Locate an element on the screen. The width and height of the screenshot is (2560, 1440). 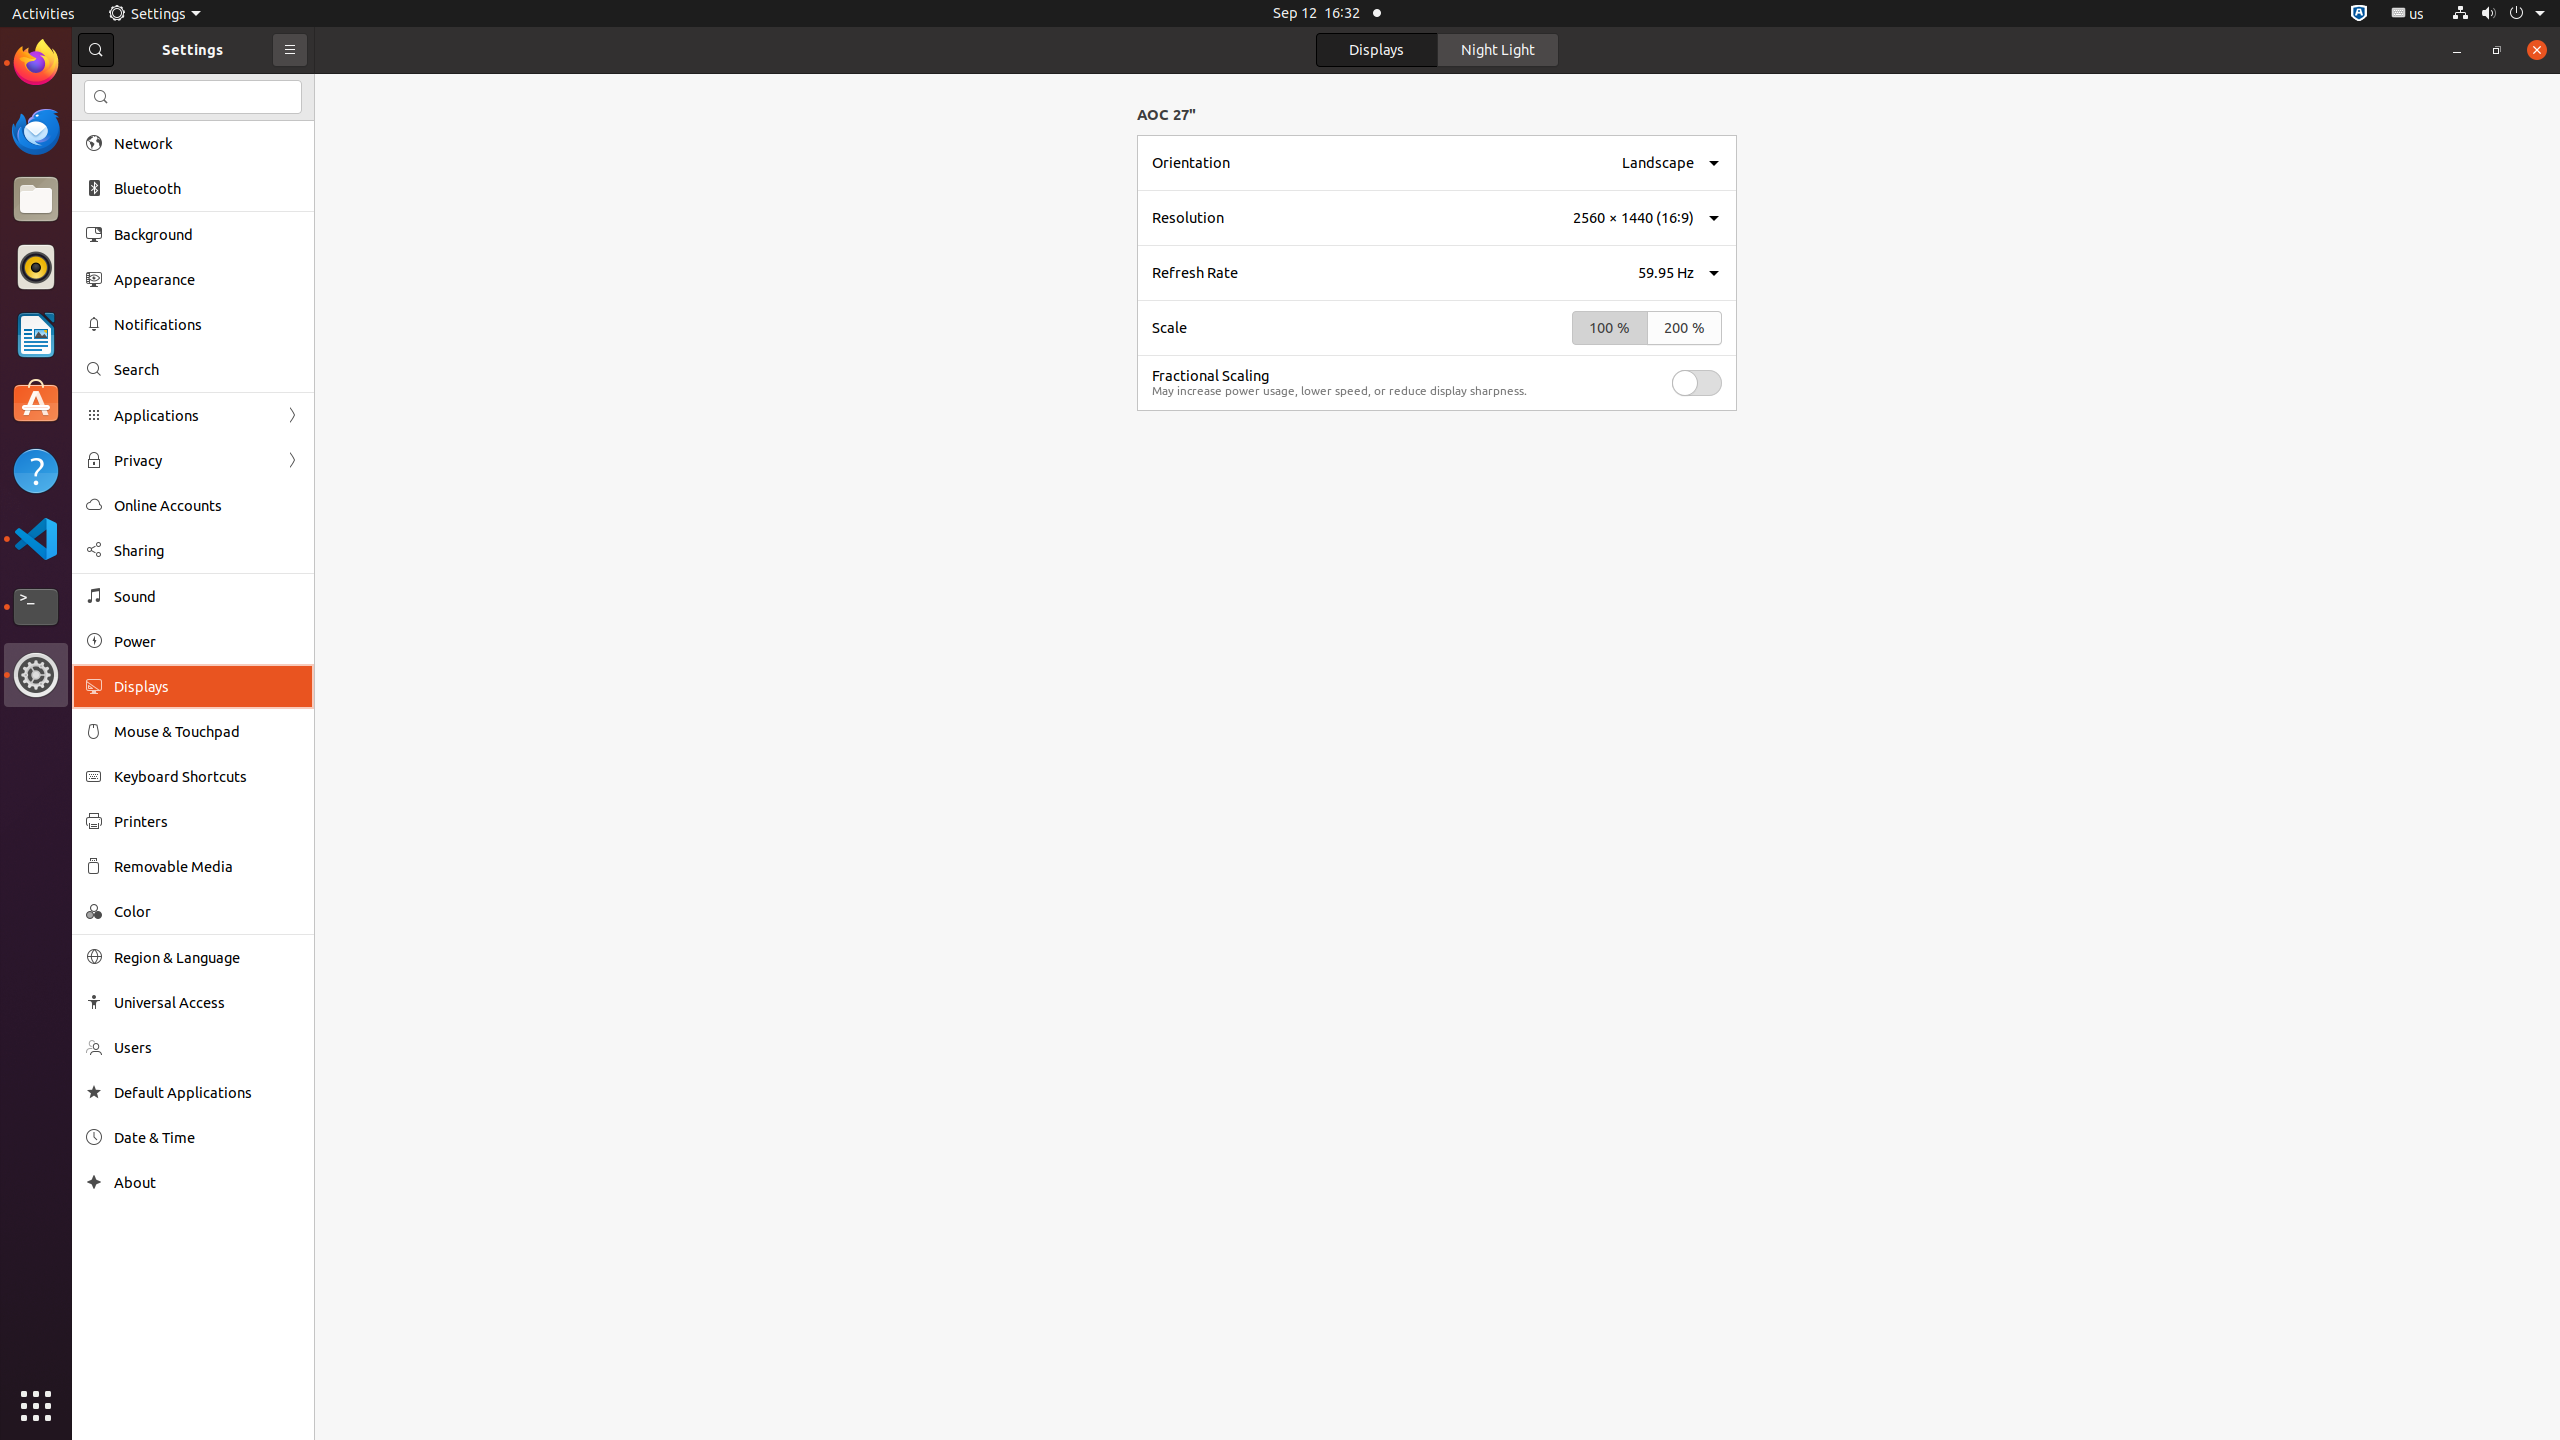
'Minimize' is located at coordinates (2457, 49).